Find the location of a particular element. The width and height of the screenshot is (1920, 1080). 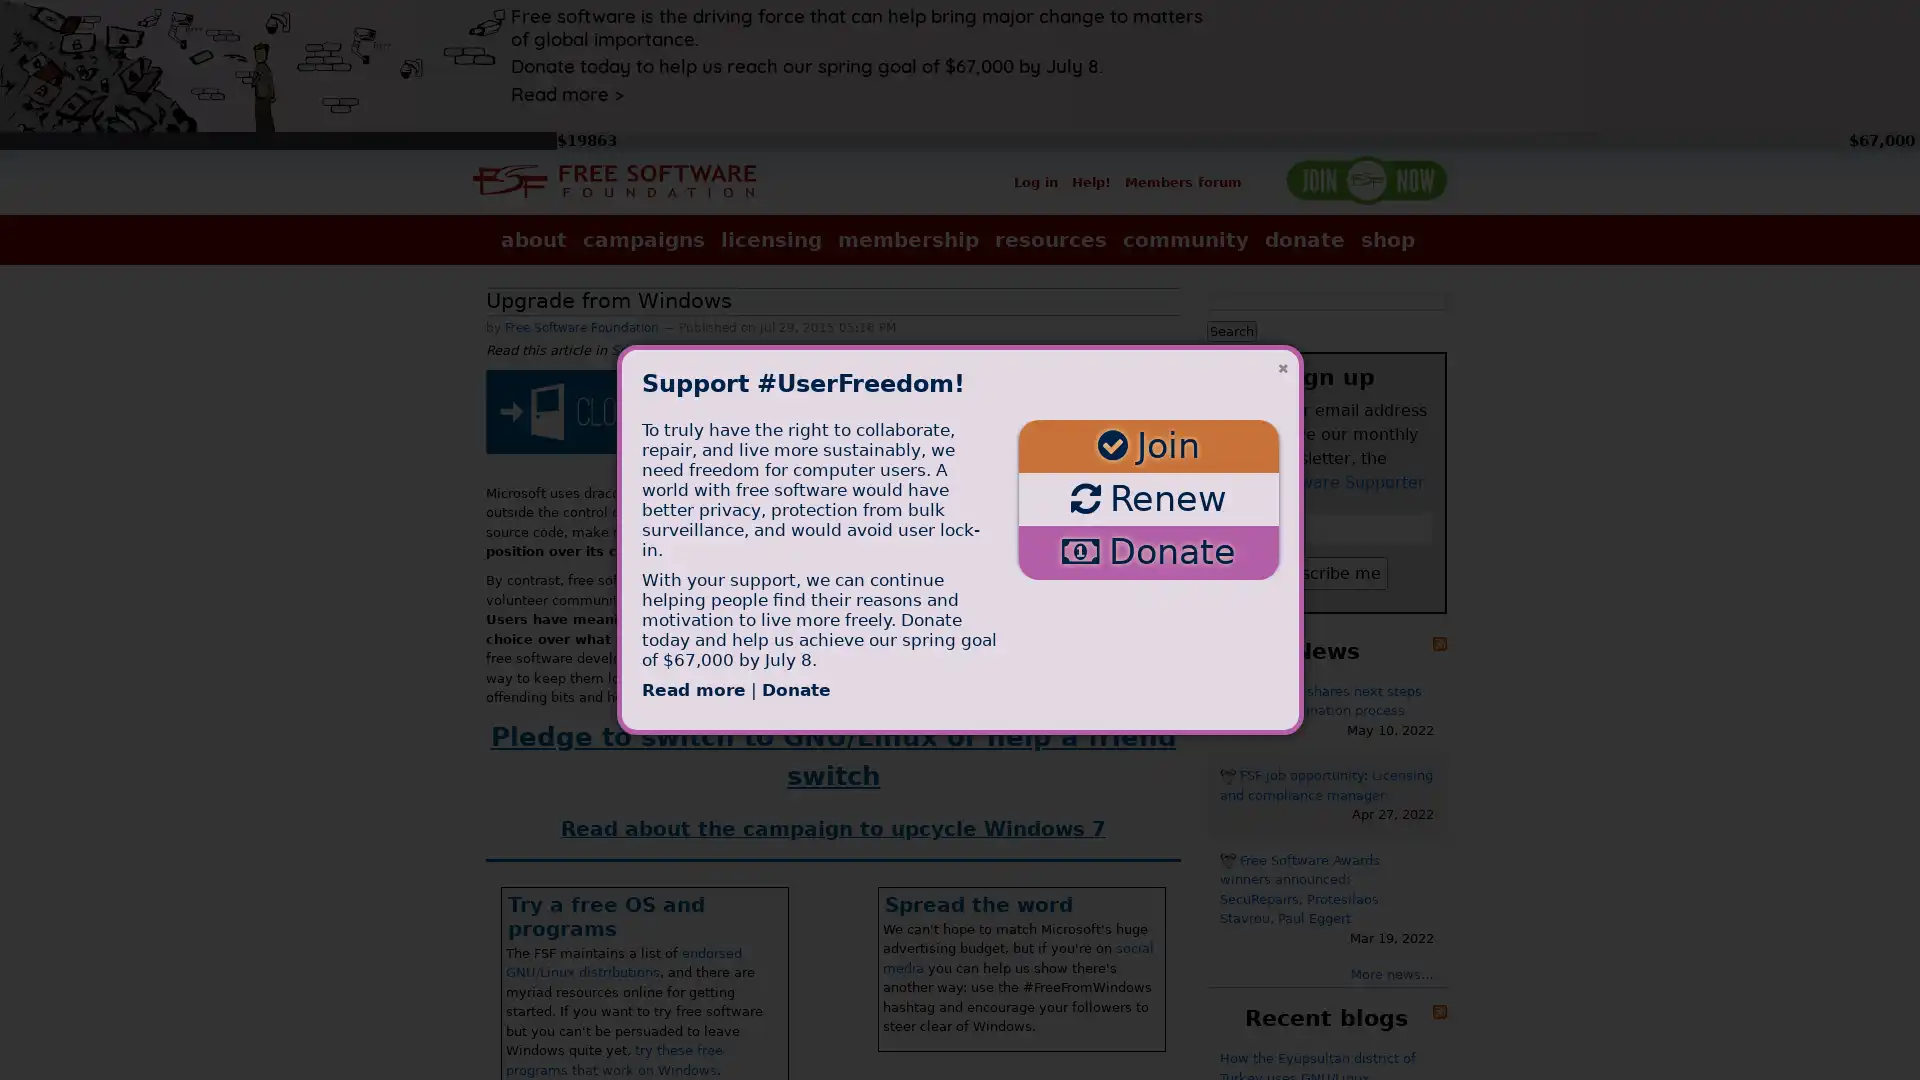

Subscribe me is located at coordinates (1326, 572).